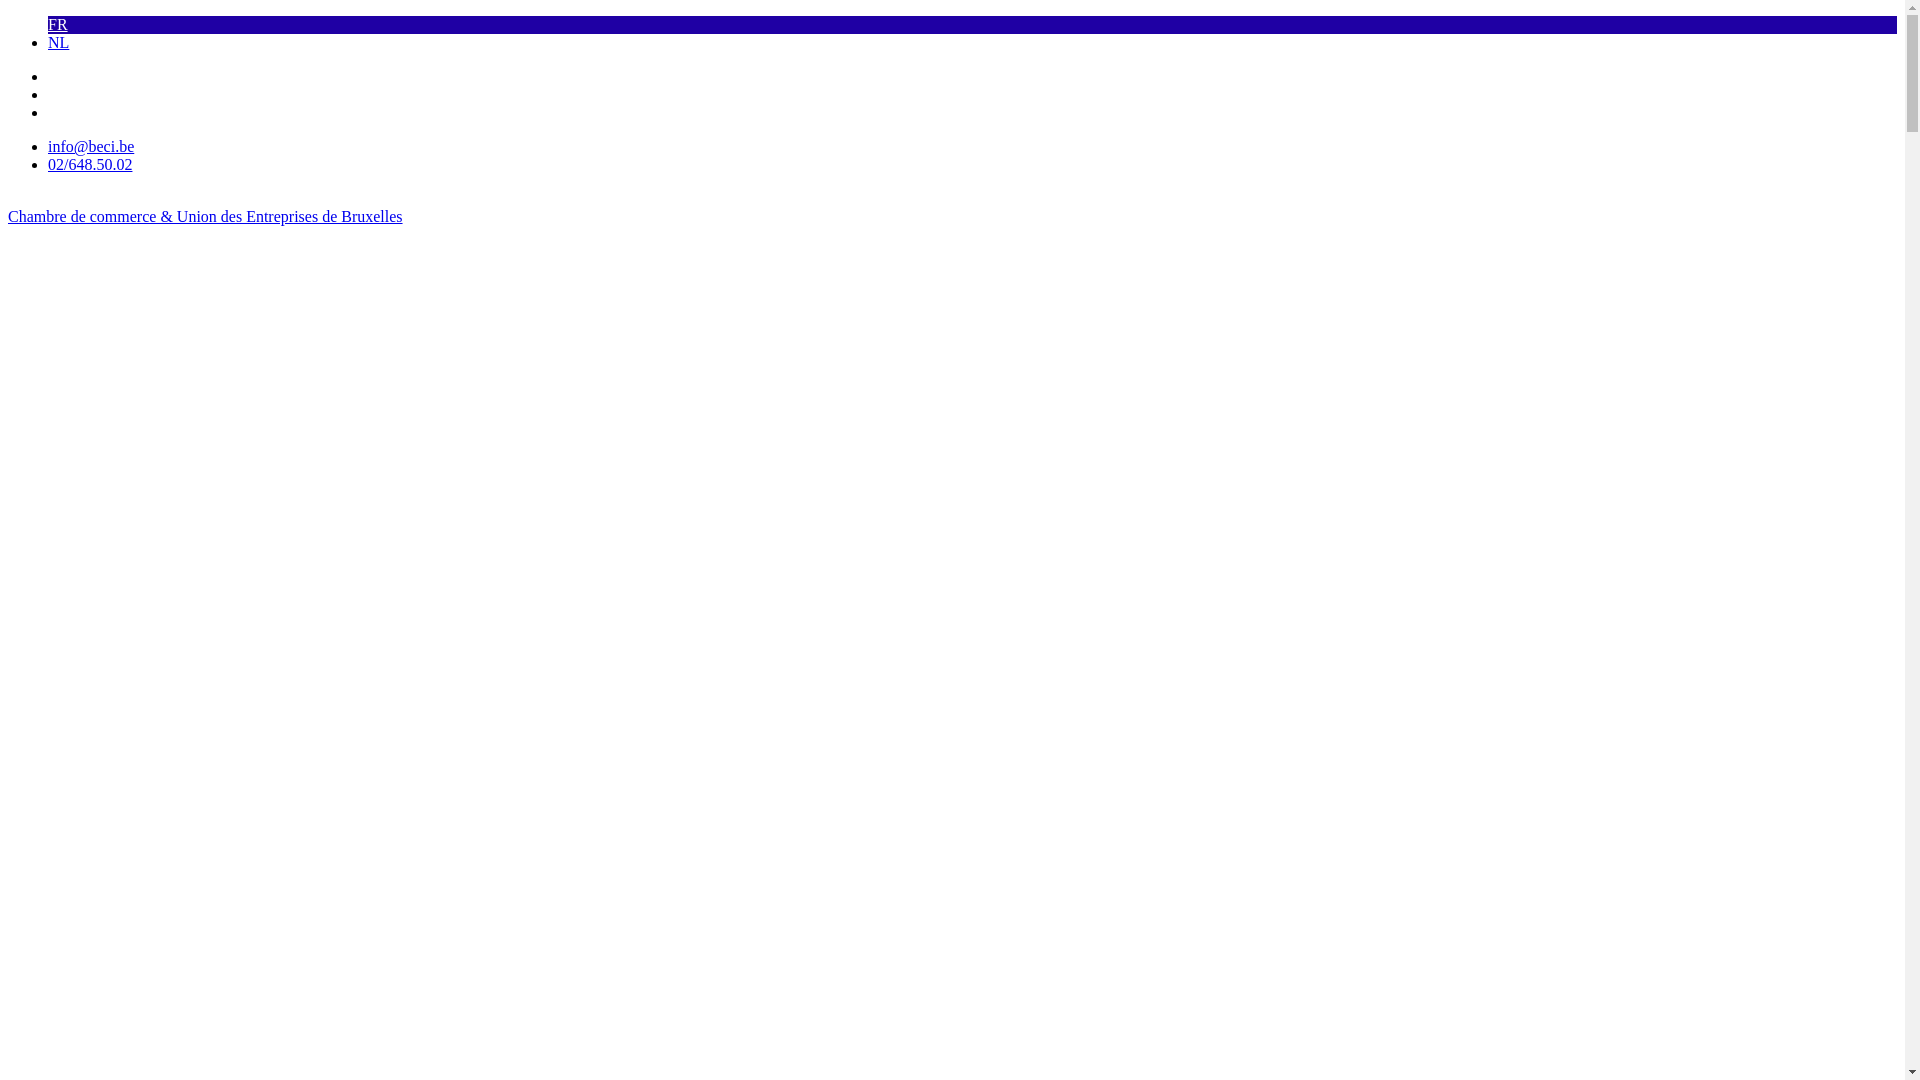  What do you see at coordinates (58, 42) in the screenshot?
I see `'NL'` at bounding box center [58, 42].